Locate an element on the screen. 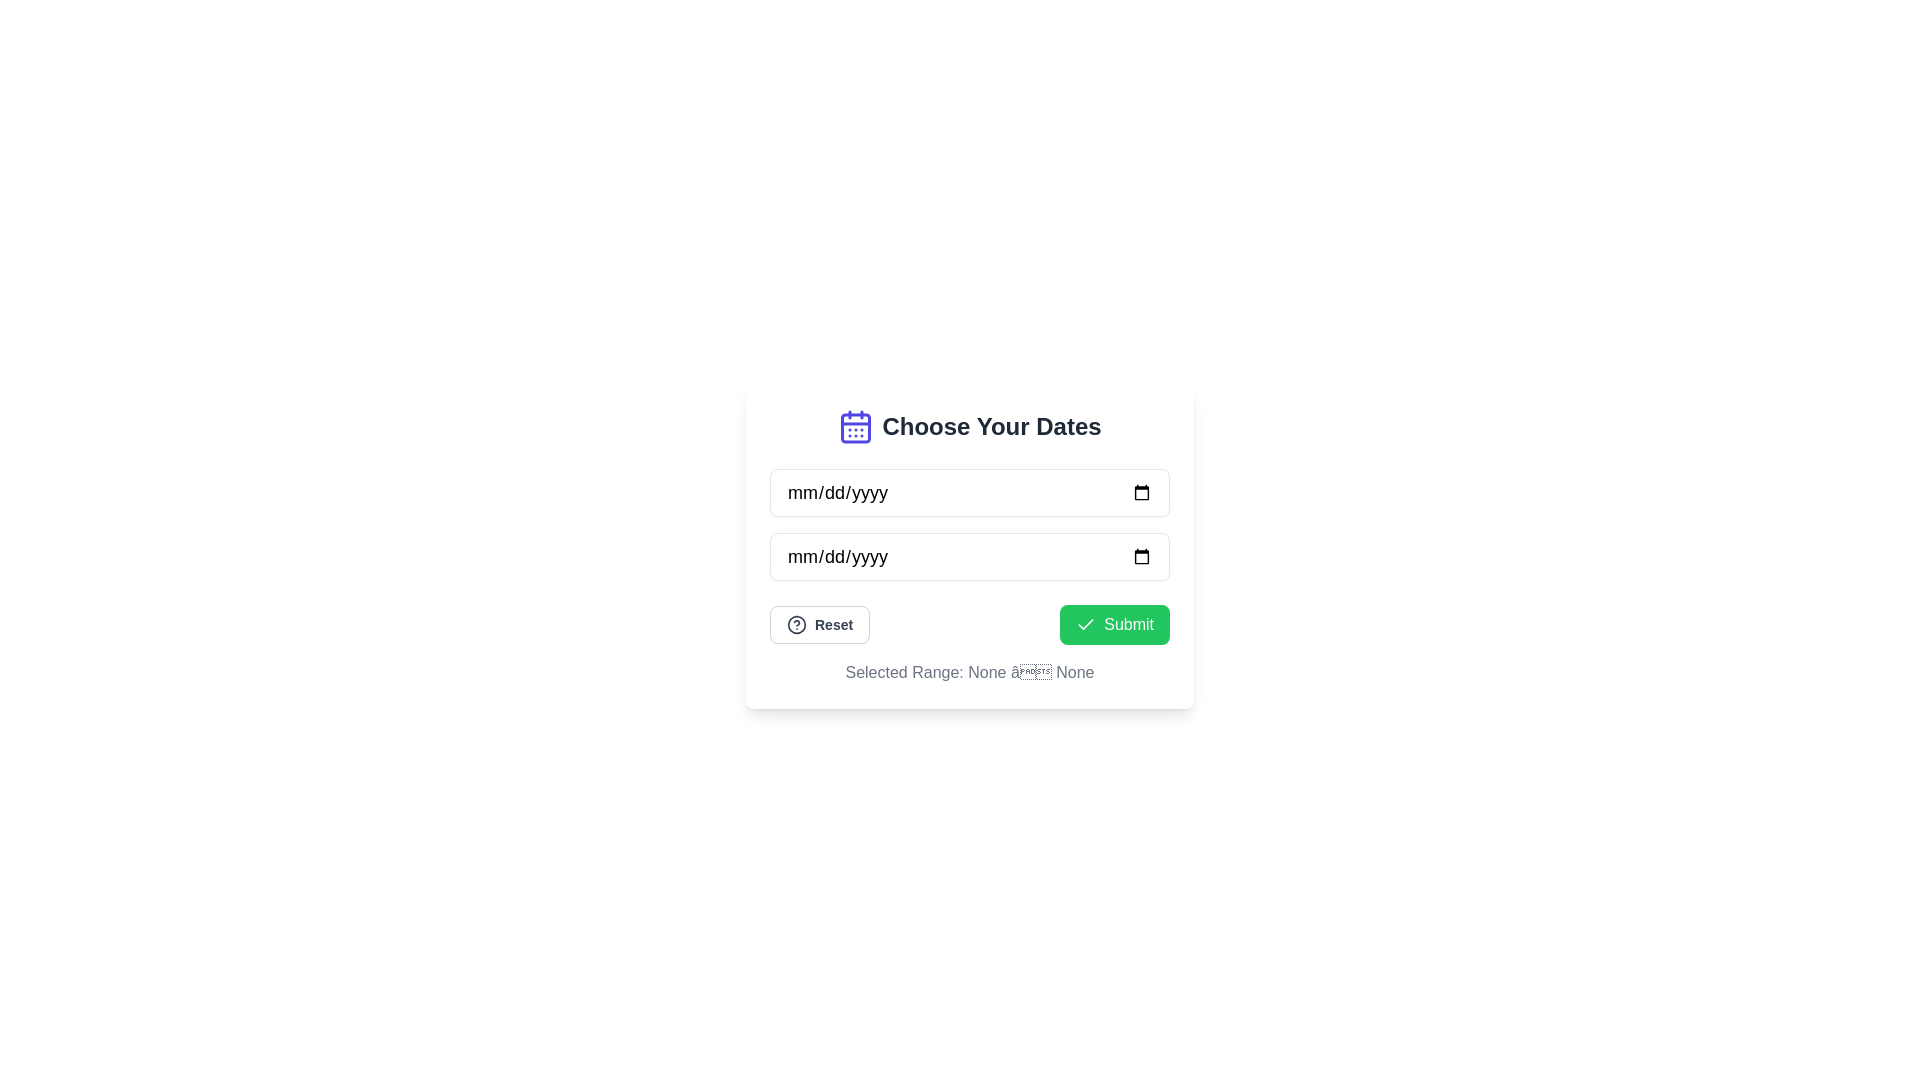  the 'Submit' button, which is located to the right of the 'Reset' button and below the input fields labeled 'mm/dd/yyyy' is located at coordinates (1114, 623).